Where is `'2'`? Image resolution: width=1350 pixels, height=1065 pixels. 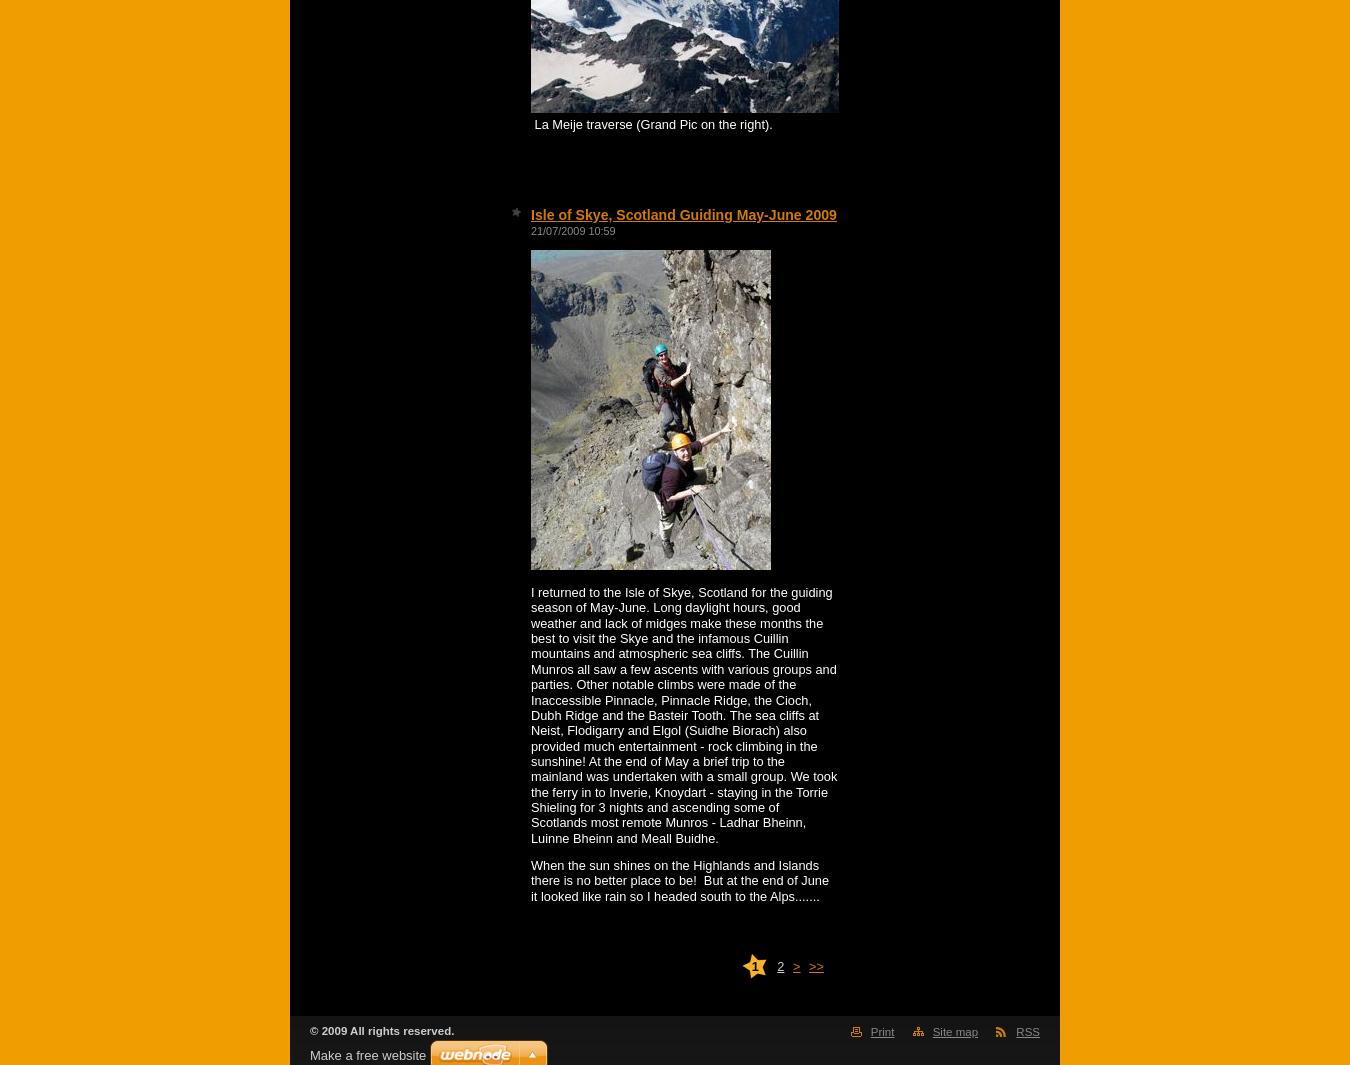
'2' is located at coordinates (779, 965).